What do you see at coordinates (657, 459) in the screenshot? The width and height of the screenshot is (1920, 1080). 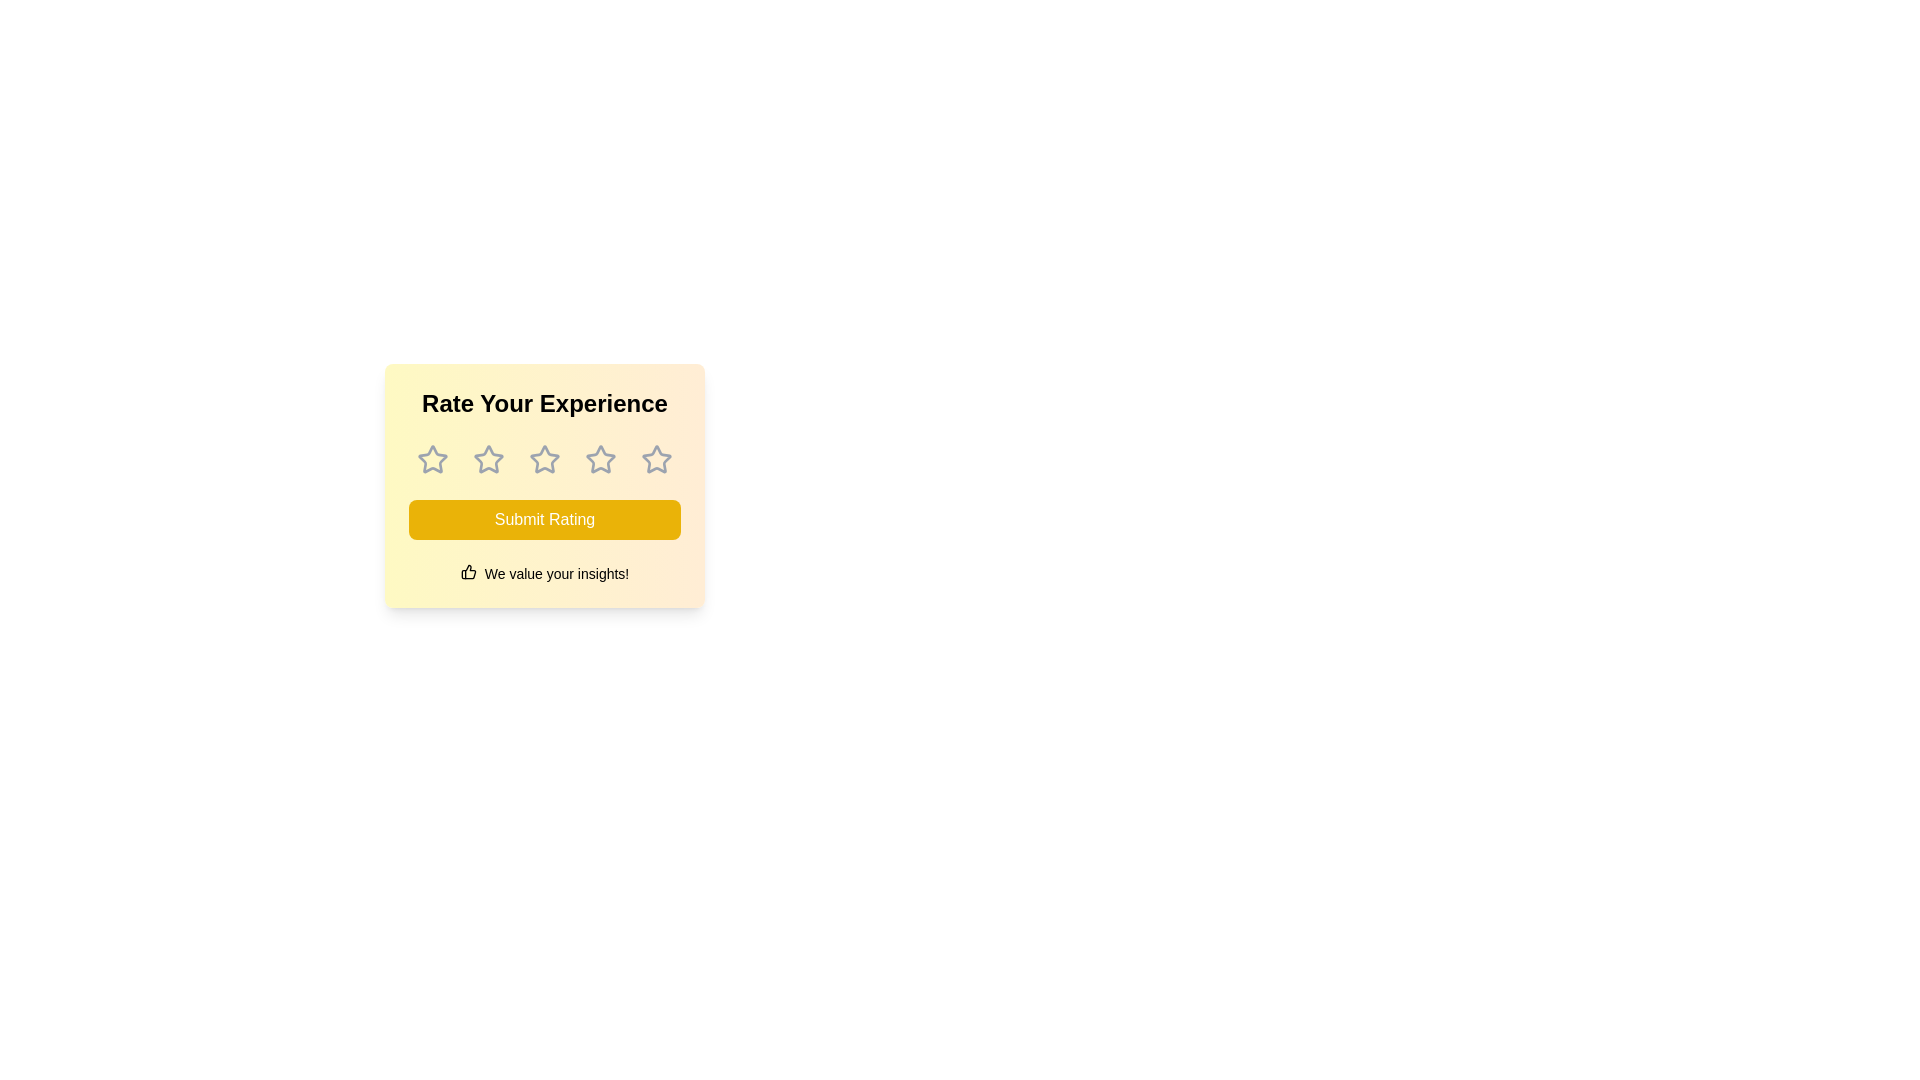 I see `the fifth star in the five-star rating system located at the top-right portion of the 'Rate Your Experience' card using keyboard navigation` at bounding box center [657, 459].